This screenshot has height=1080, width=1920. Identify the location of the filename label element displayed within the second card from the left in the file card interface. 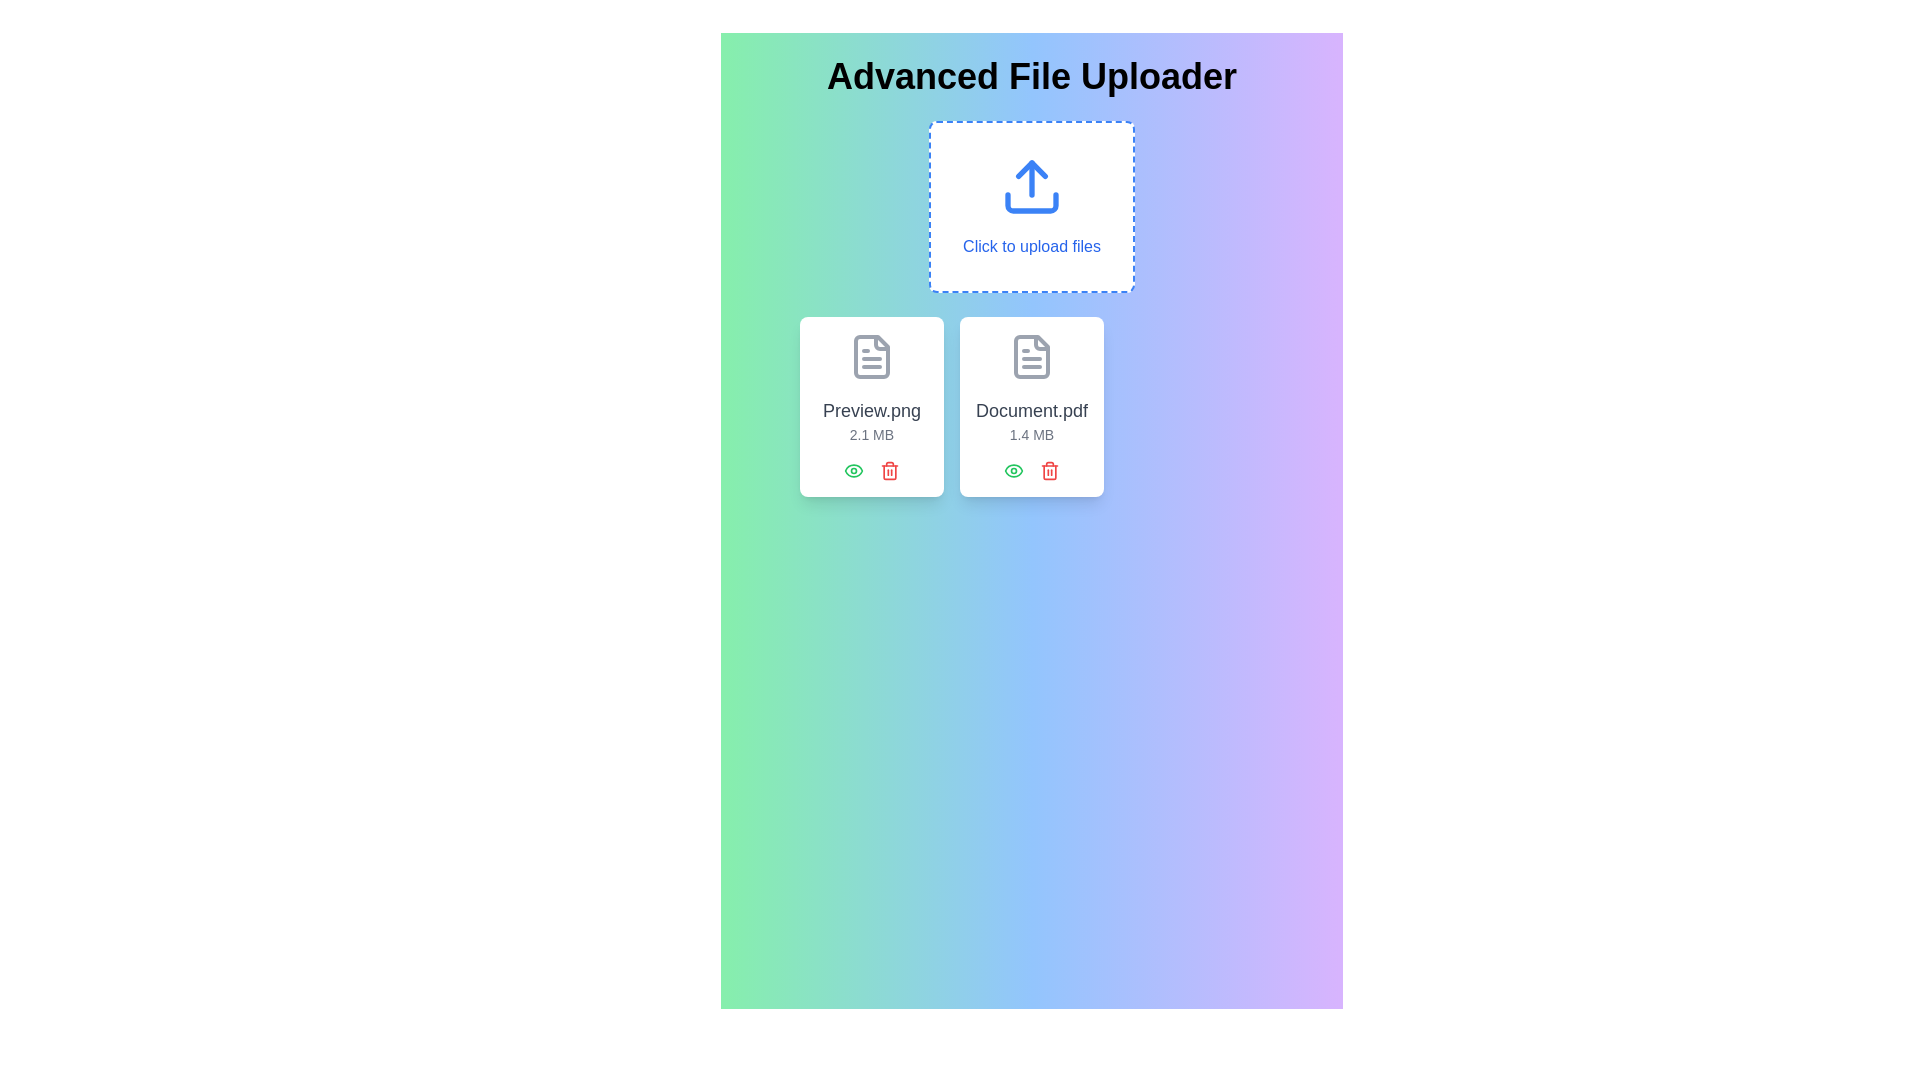
(1032, 410).